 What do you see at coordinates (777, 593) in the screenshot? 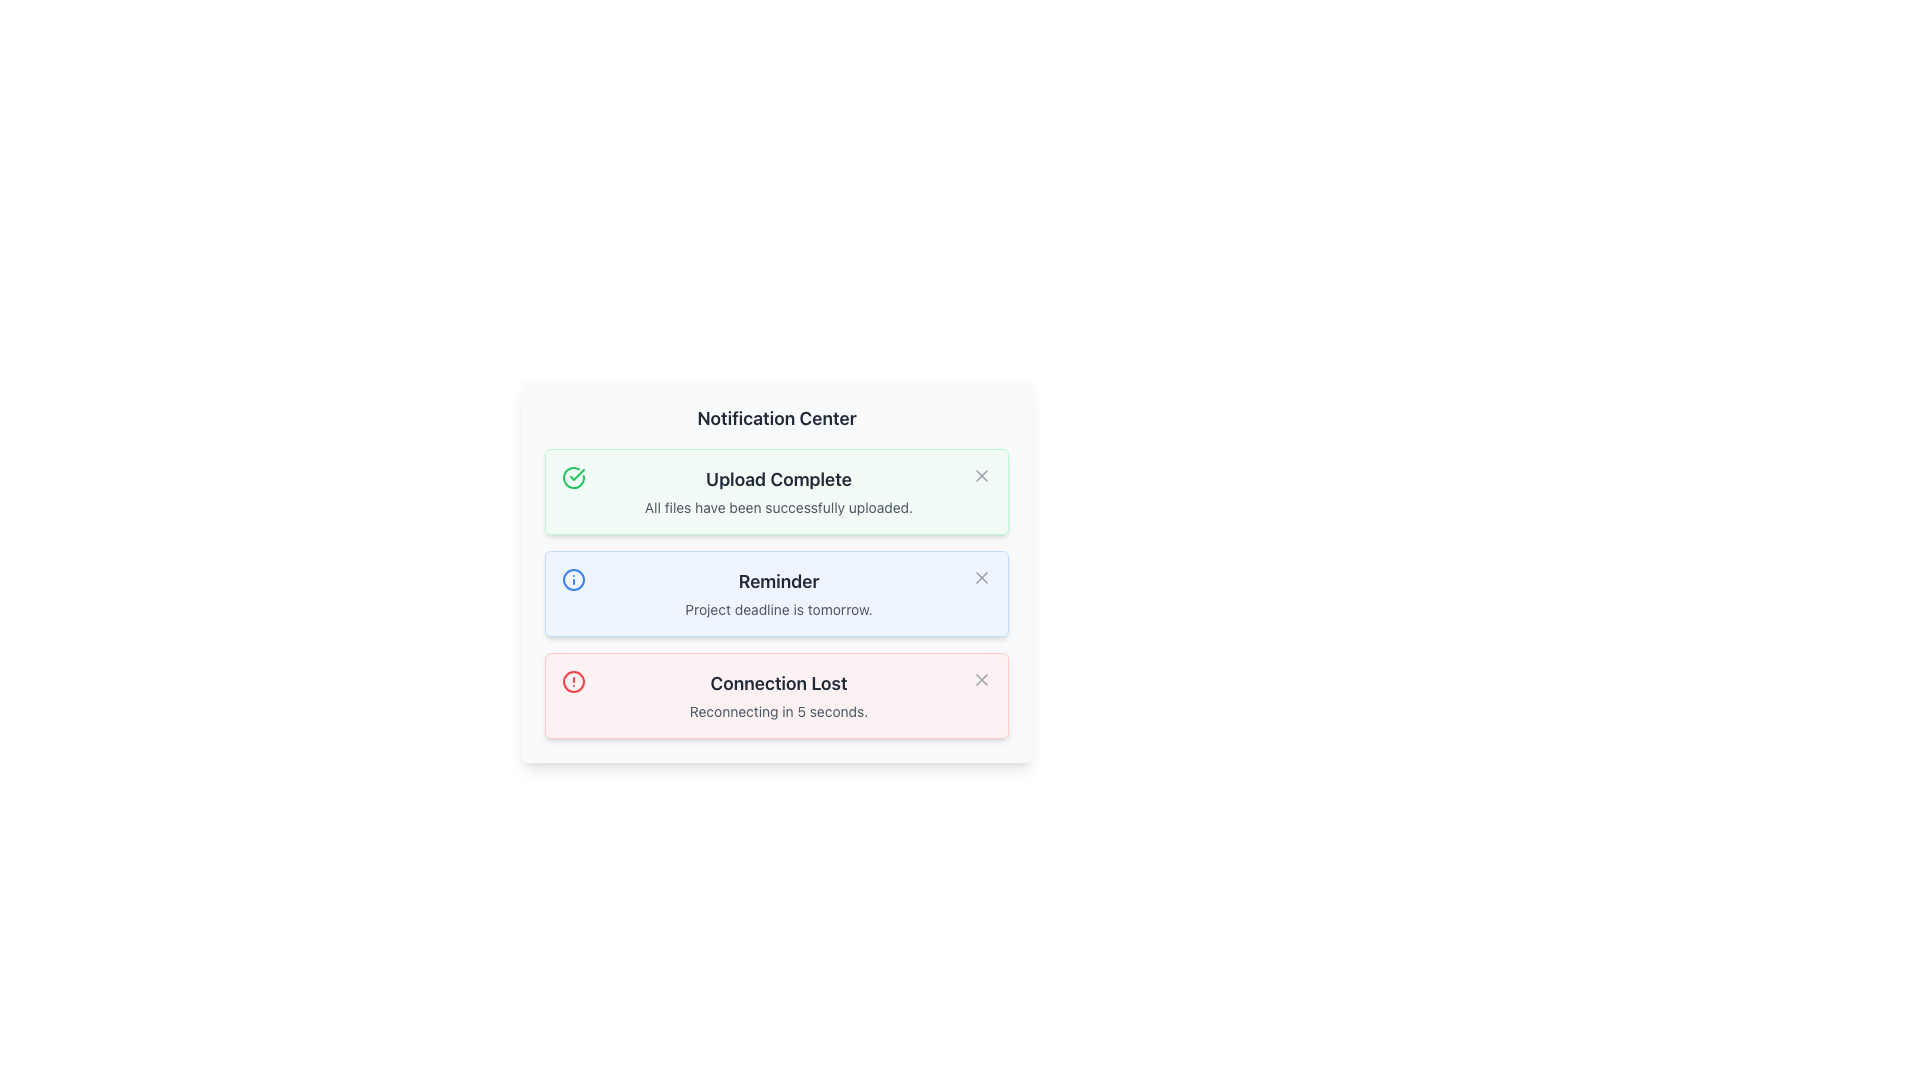
I see `the text block titled 'Reminder' which contains the subtitle 'Project deadline is tomorrow.' in the Notification Center interface` at bounding box center [777, 593].